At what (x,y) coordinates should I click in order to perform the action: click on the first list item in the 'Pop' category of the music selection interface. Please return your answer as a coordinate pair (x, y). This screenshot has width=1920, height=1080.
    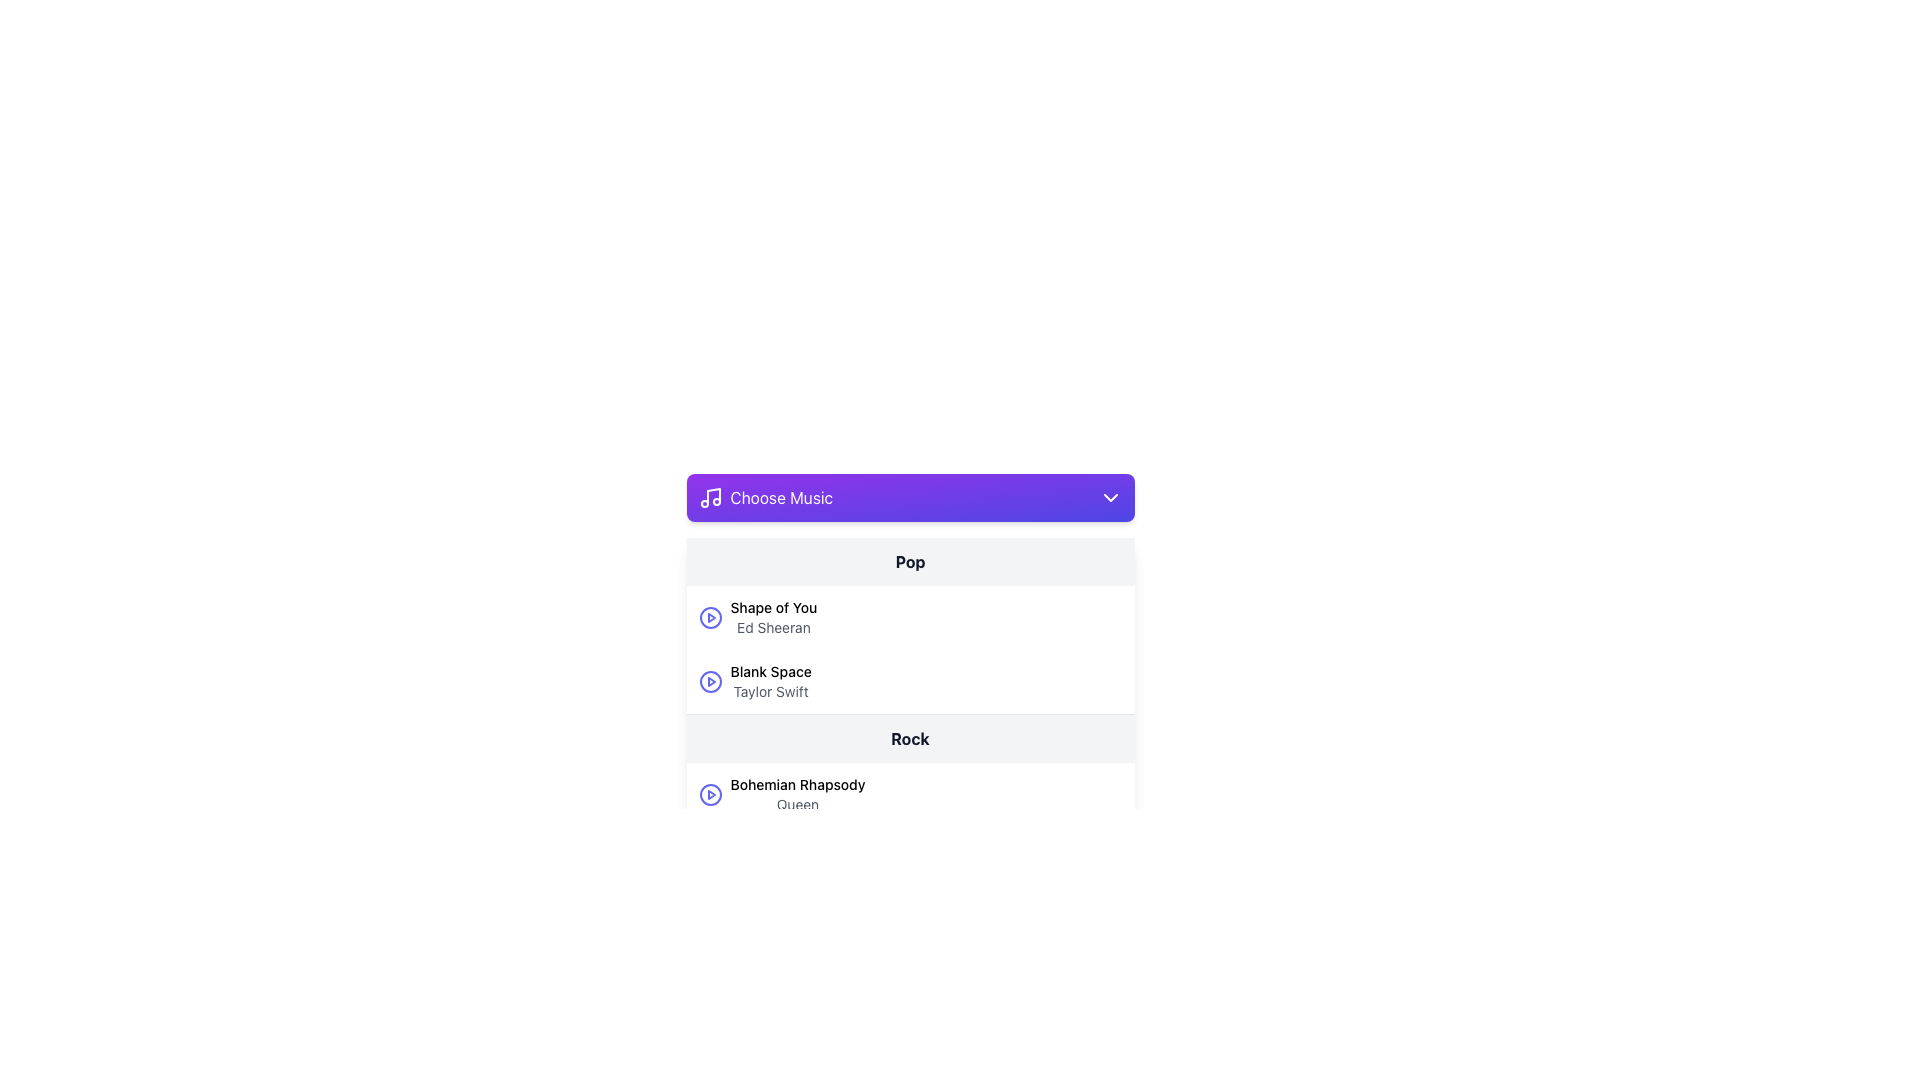
    Looking at the image, I should click on (909, 616).